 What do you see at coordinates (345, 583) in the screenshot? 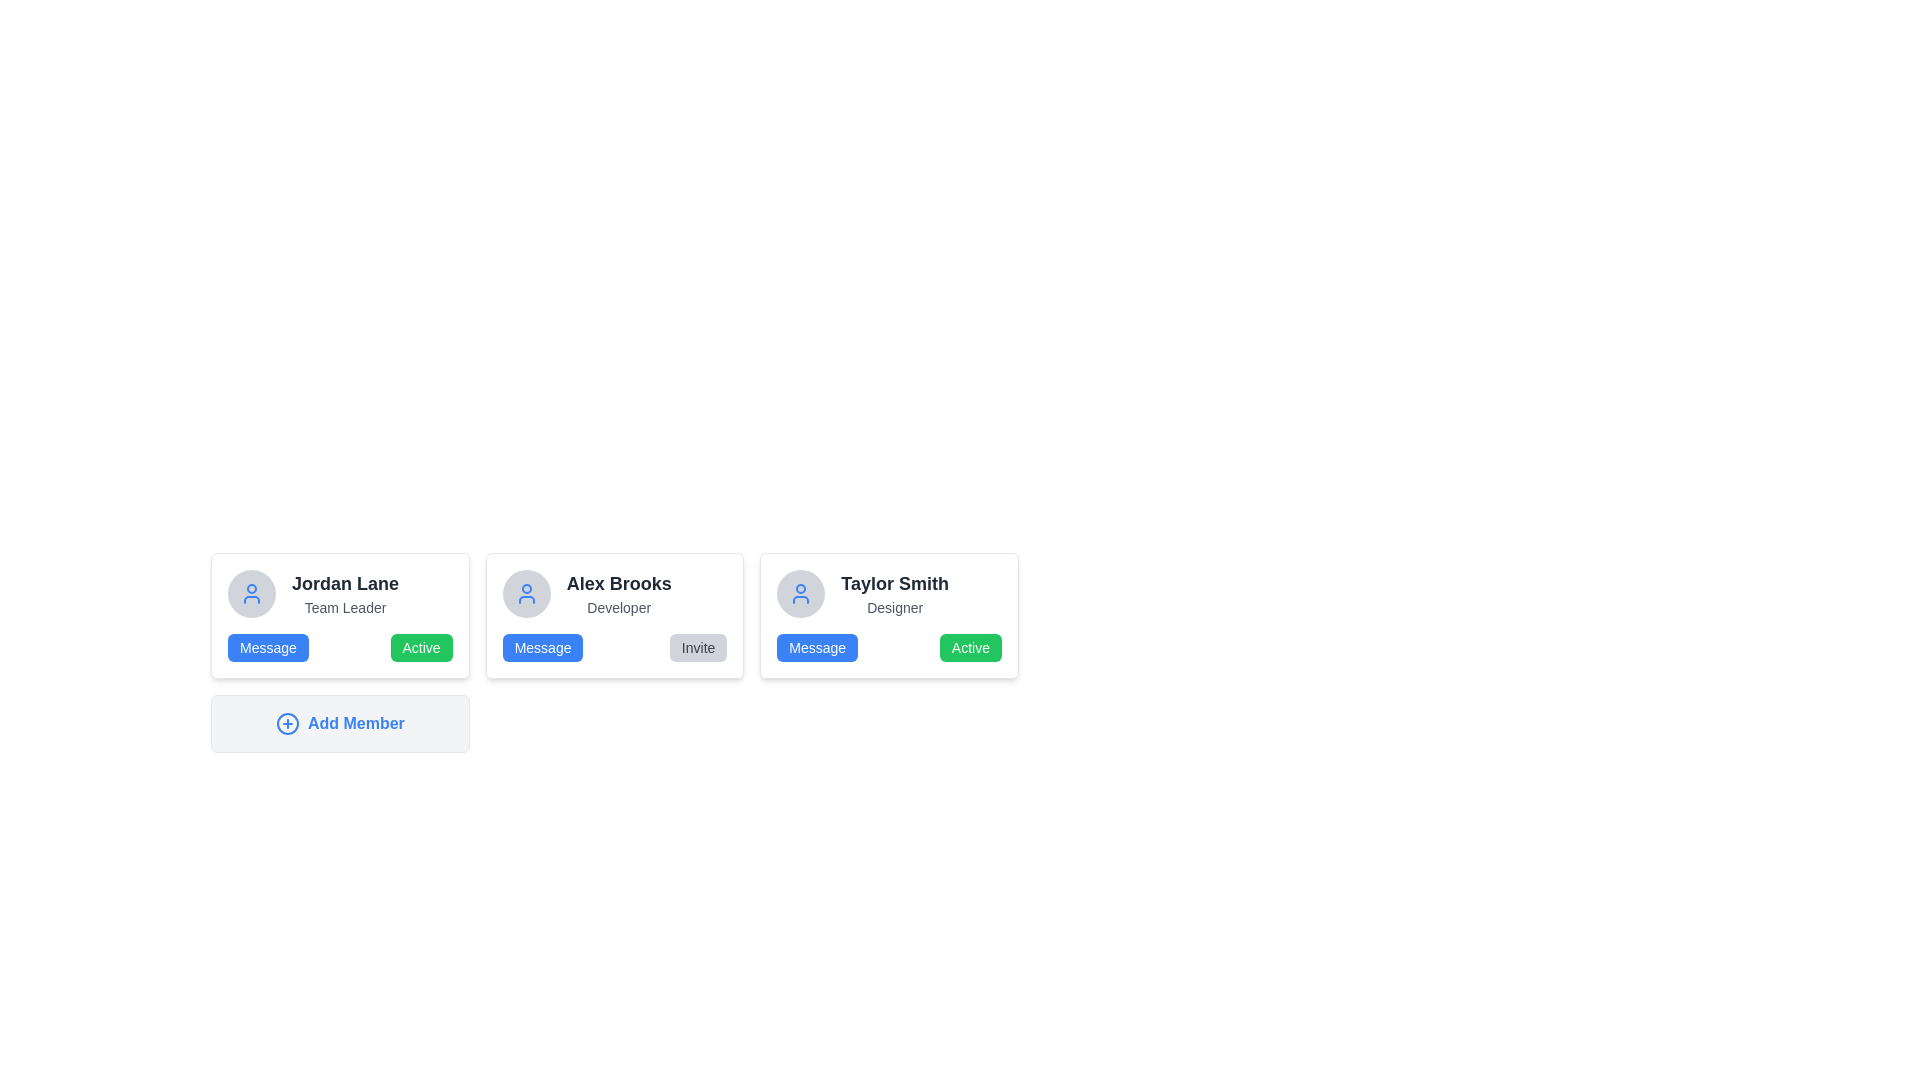
I see `the title text at the top of the card representing an individual` at bounding box center [345, 583].